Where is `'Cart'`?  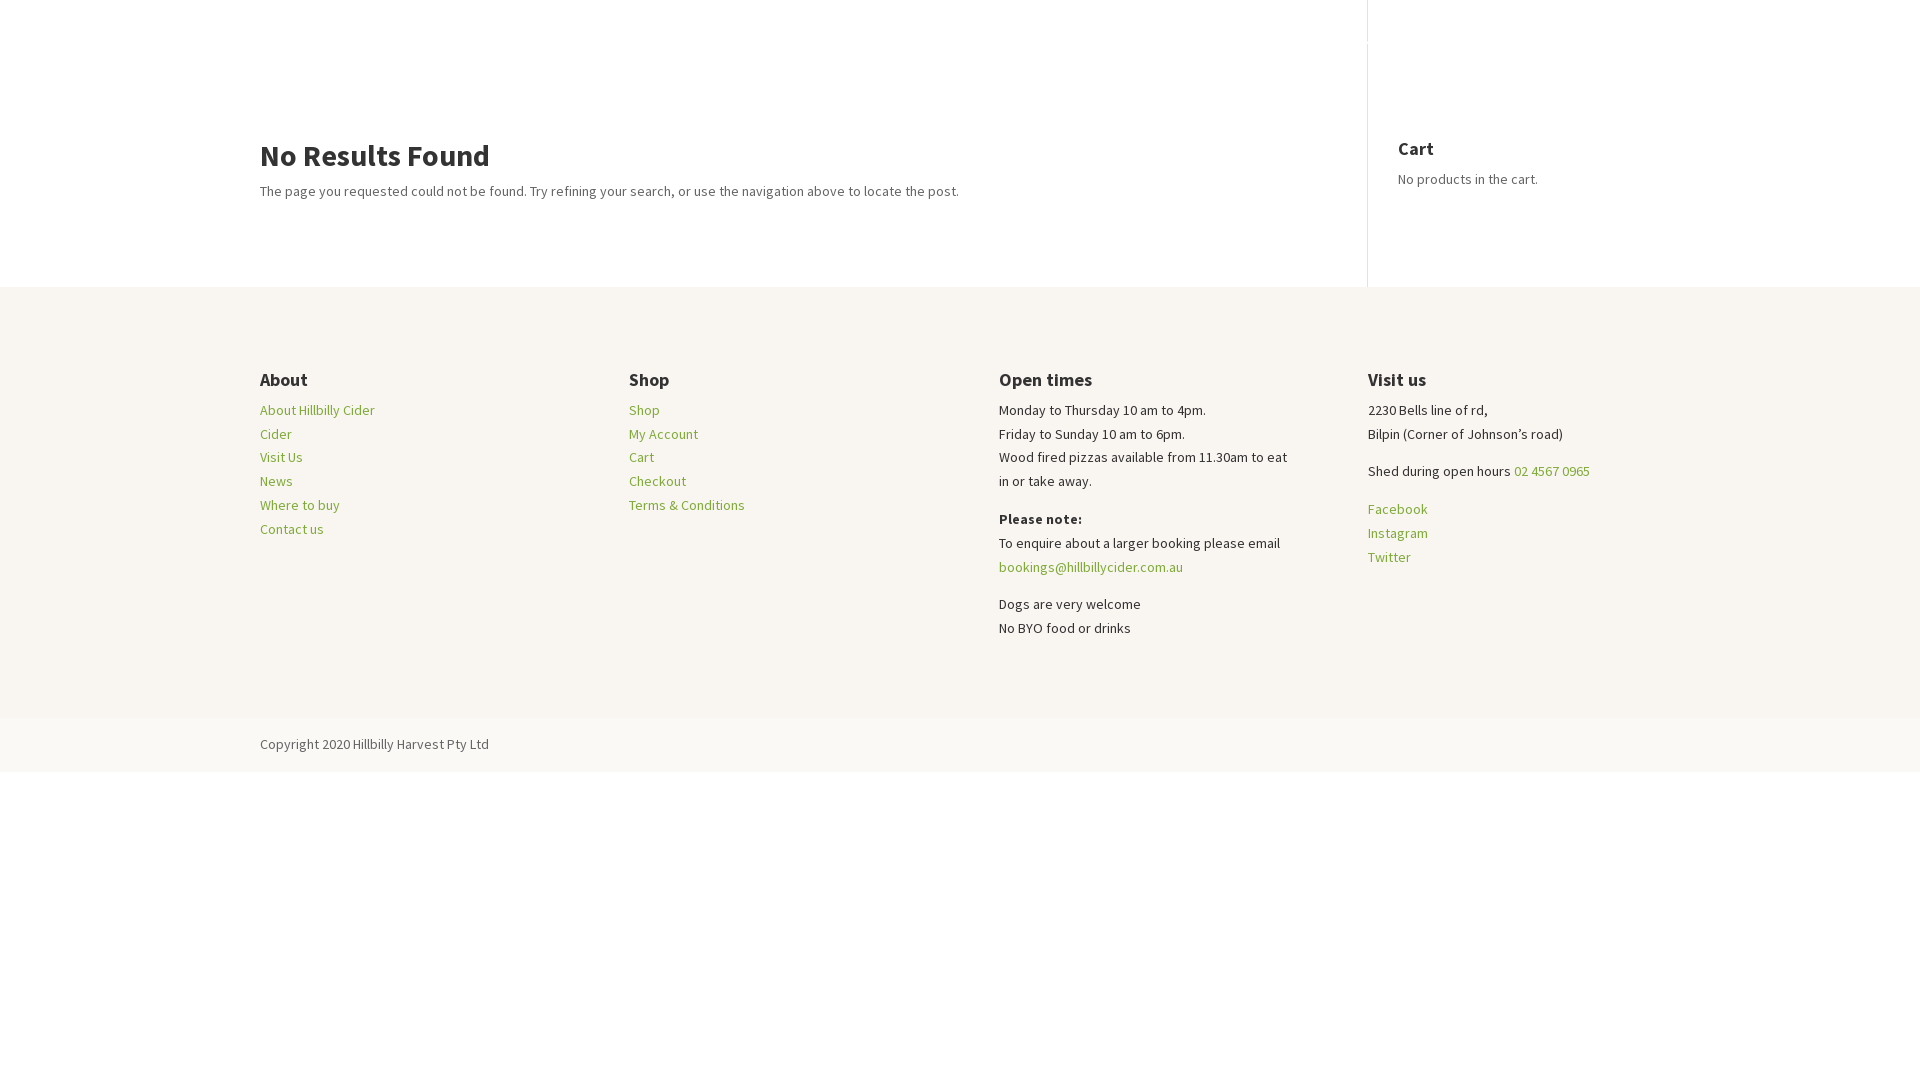 'Cart' is located at coordinates (627, 456).